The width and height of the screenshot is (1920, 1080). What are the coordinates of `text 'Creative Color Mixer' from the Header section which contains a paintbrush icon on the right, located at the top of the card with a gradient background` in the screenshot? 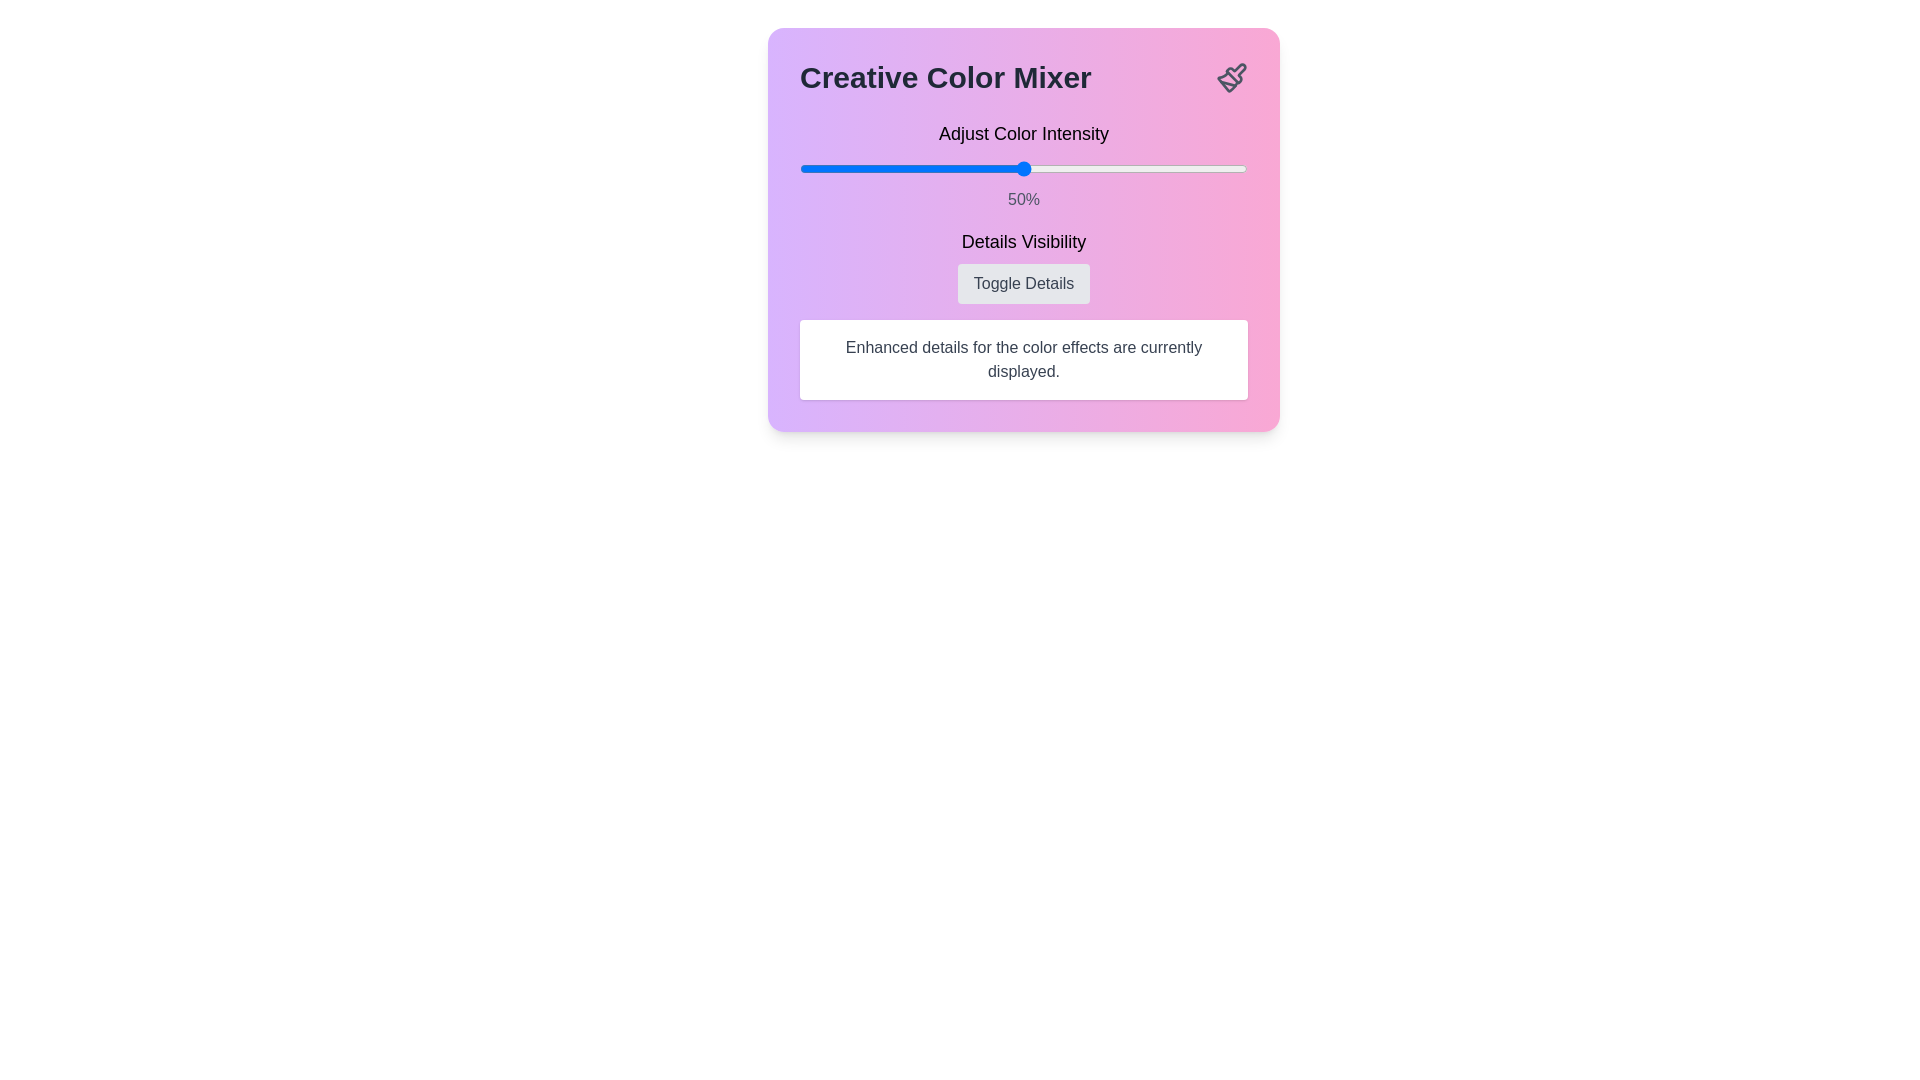 It's located at (1023, 76).